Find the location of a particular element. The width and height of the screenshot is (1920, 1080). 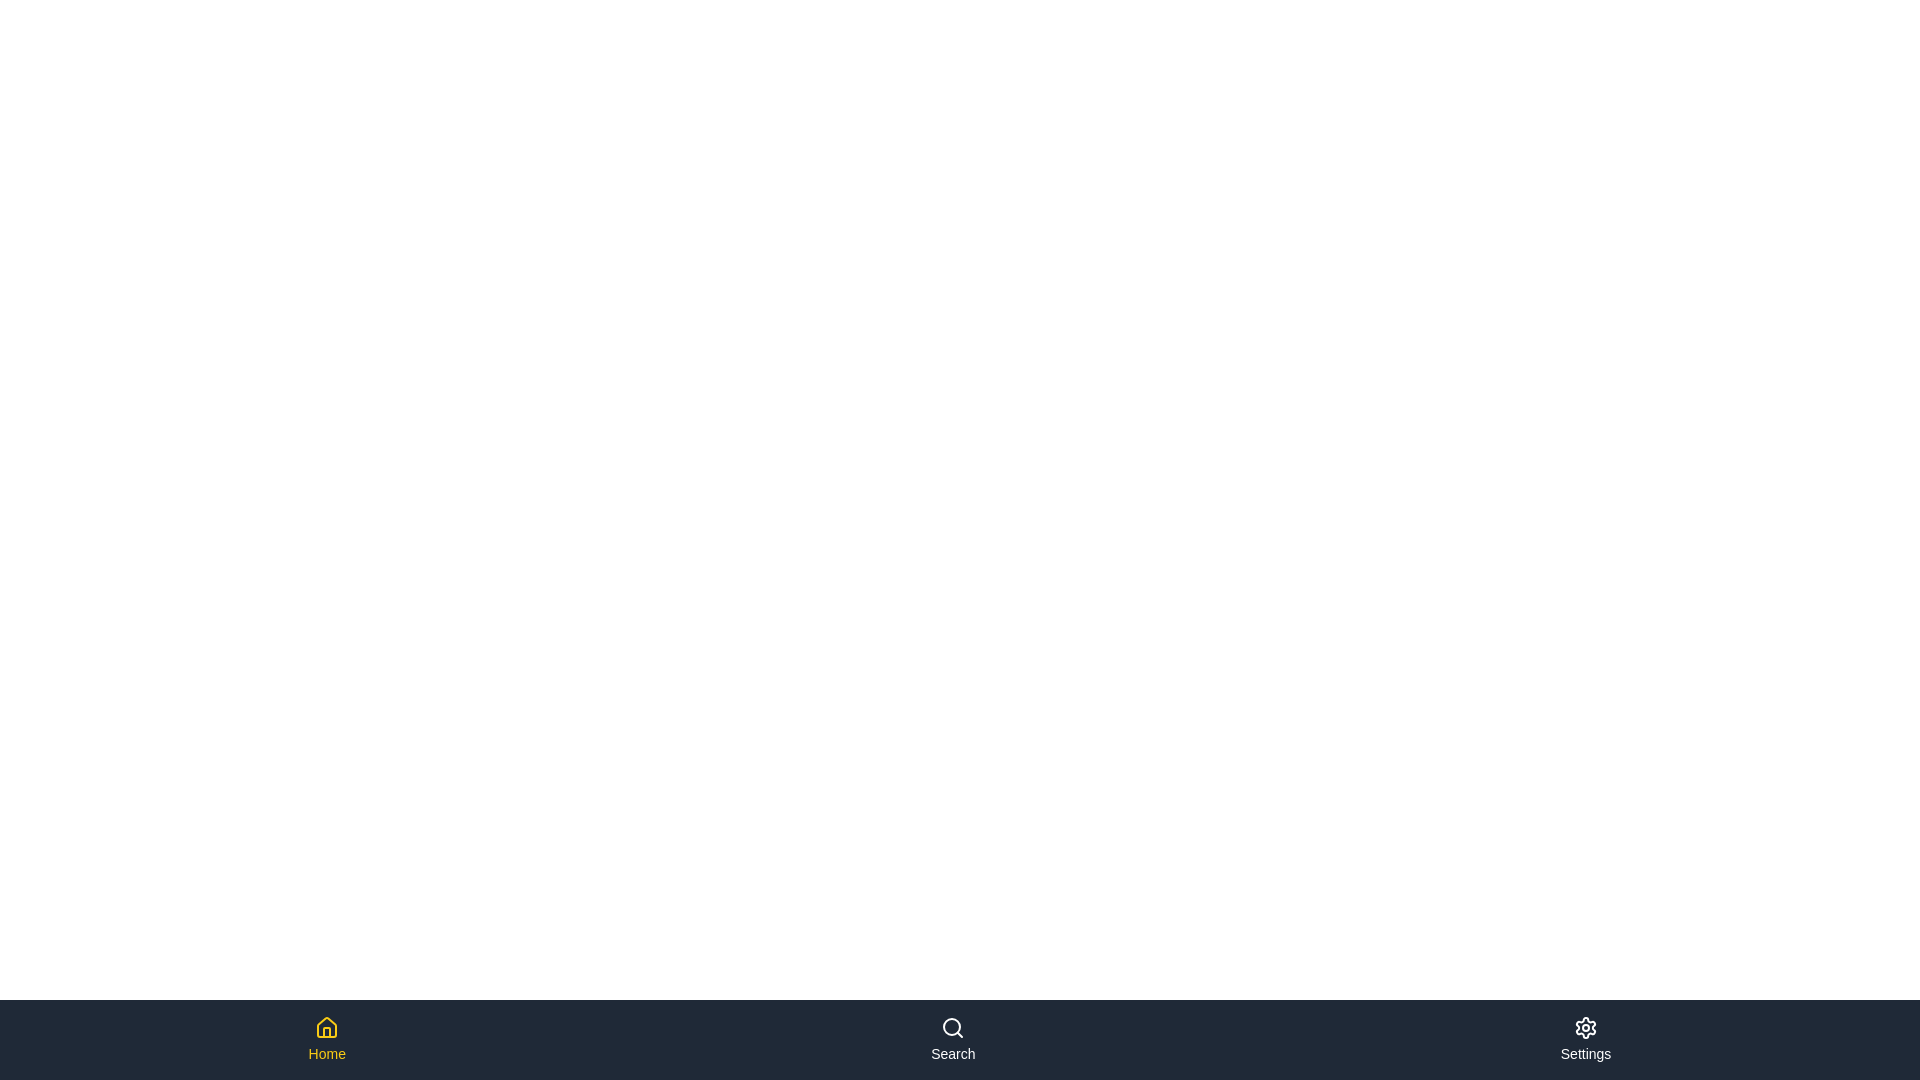

the navigation item Home to switch views is located at coordinates (326, 1039).